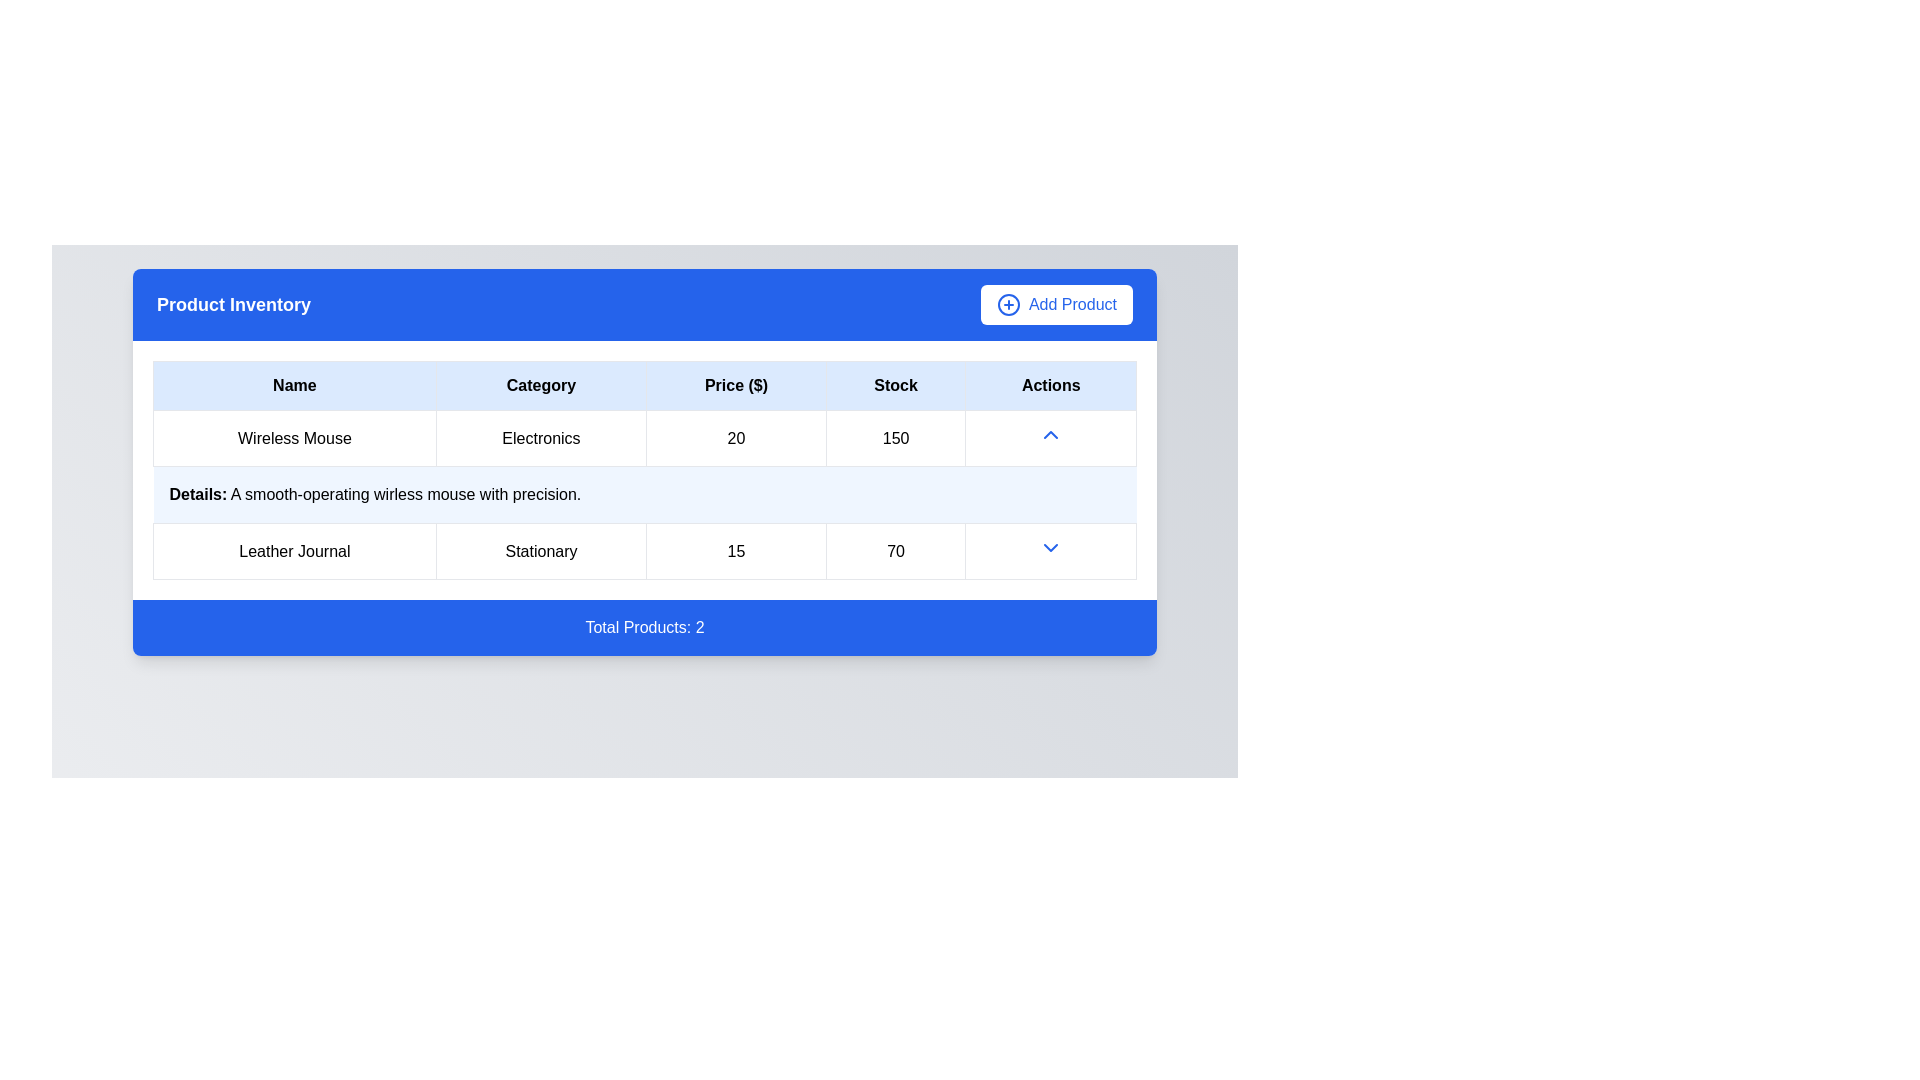 Image resolution: width=1920 pixels, height=1080 pixels. I want to click on the 'Add Product' button located in the top-right corner of the interface, which has an icon representing the action of adding new items or products, so click(1008, 304).